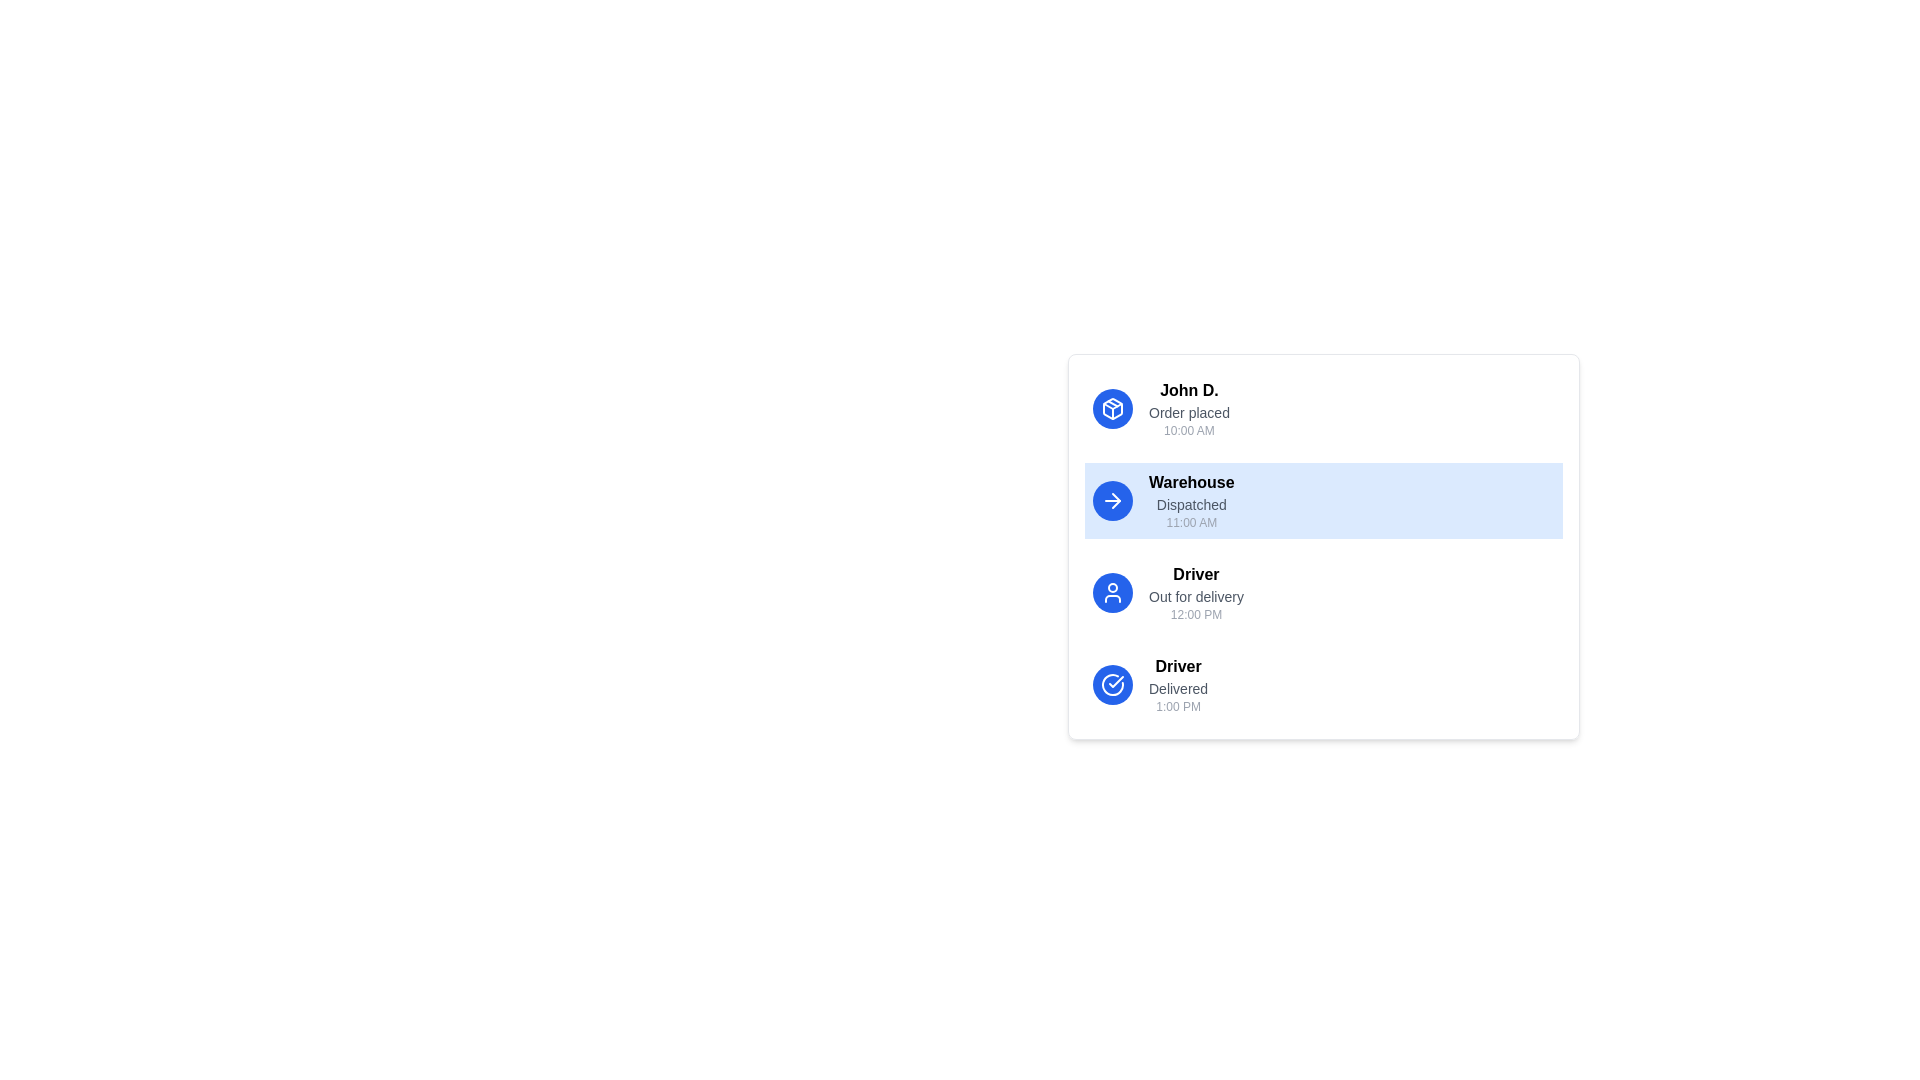 The height and width of the screenshot is (1080, 1920). I want to click on the content of the text label indicating the user or entity associated with the activity, which is positioned to the right of a blue icon and above the texts 'Order placed' and '10:00 AM', so click(1189, 390).